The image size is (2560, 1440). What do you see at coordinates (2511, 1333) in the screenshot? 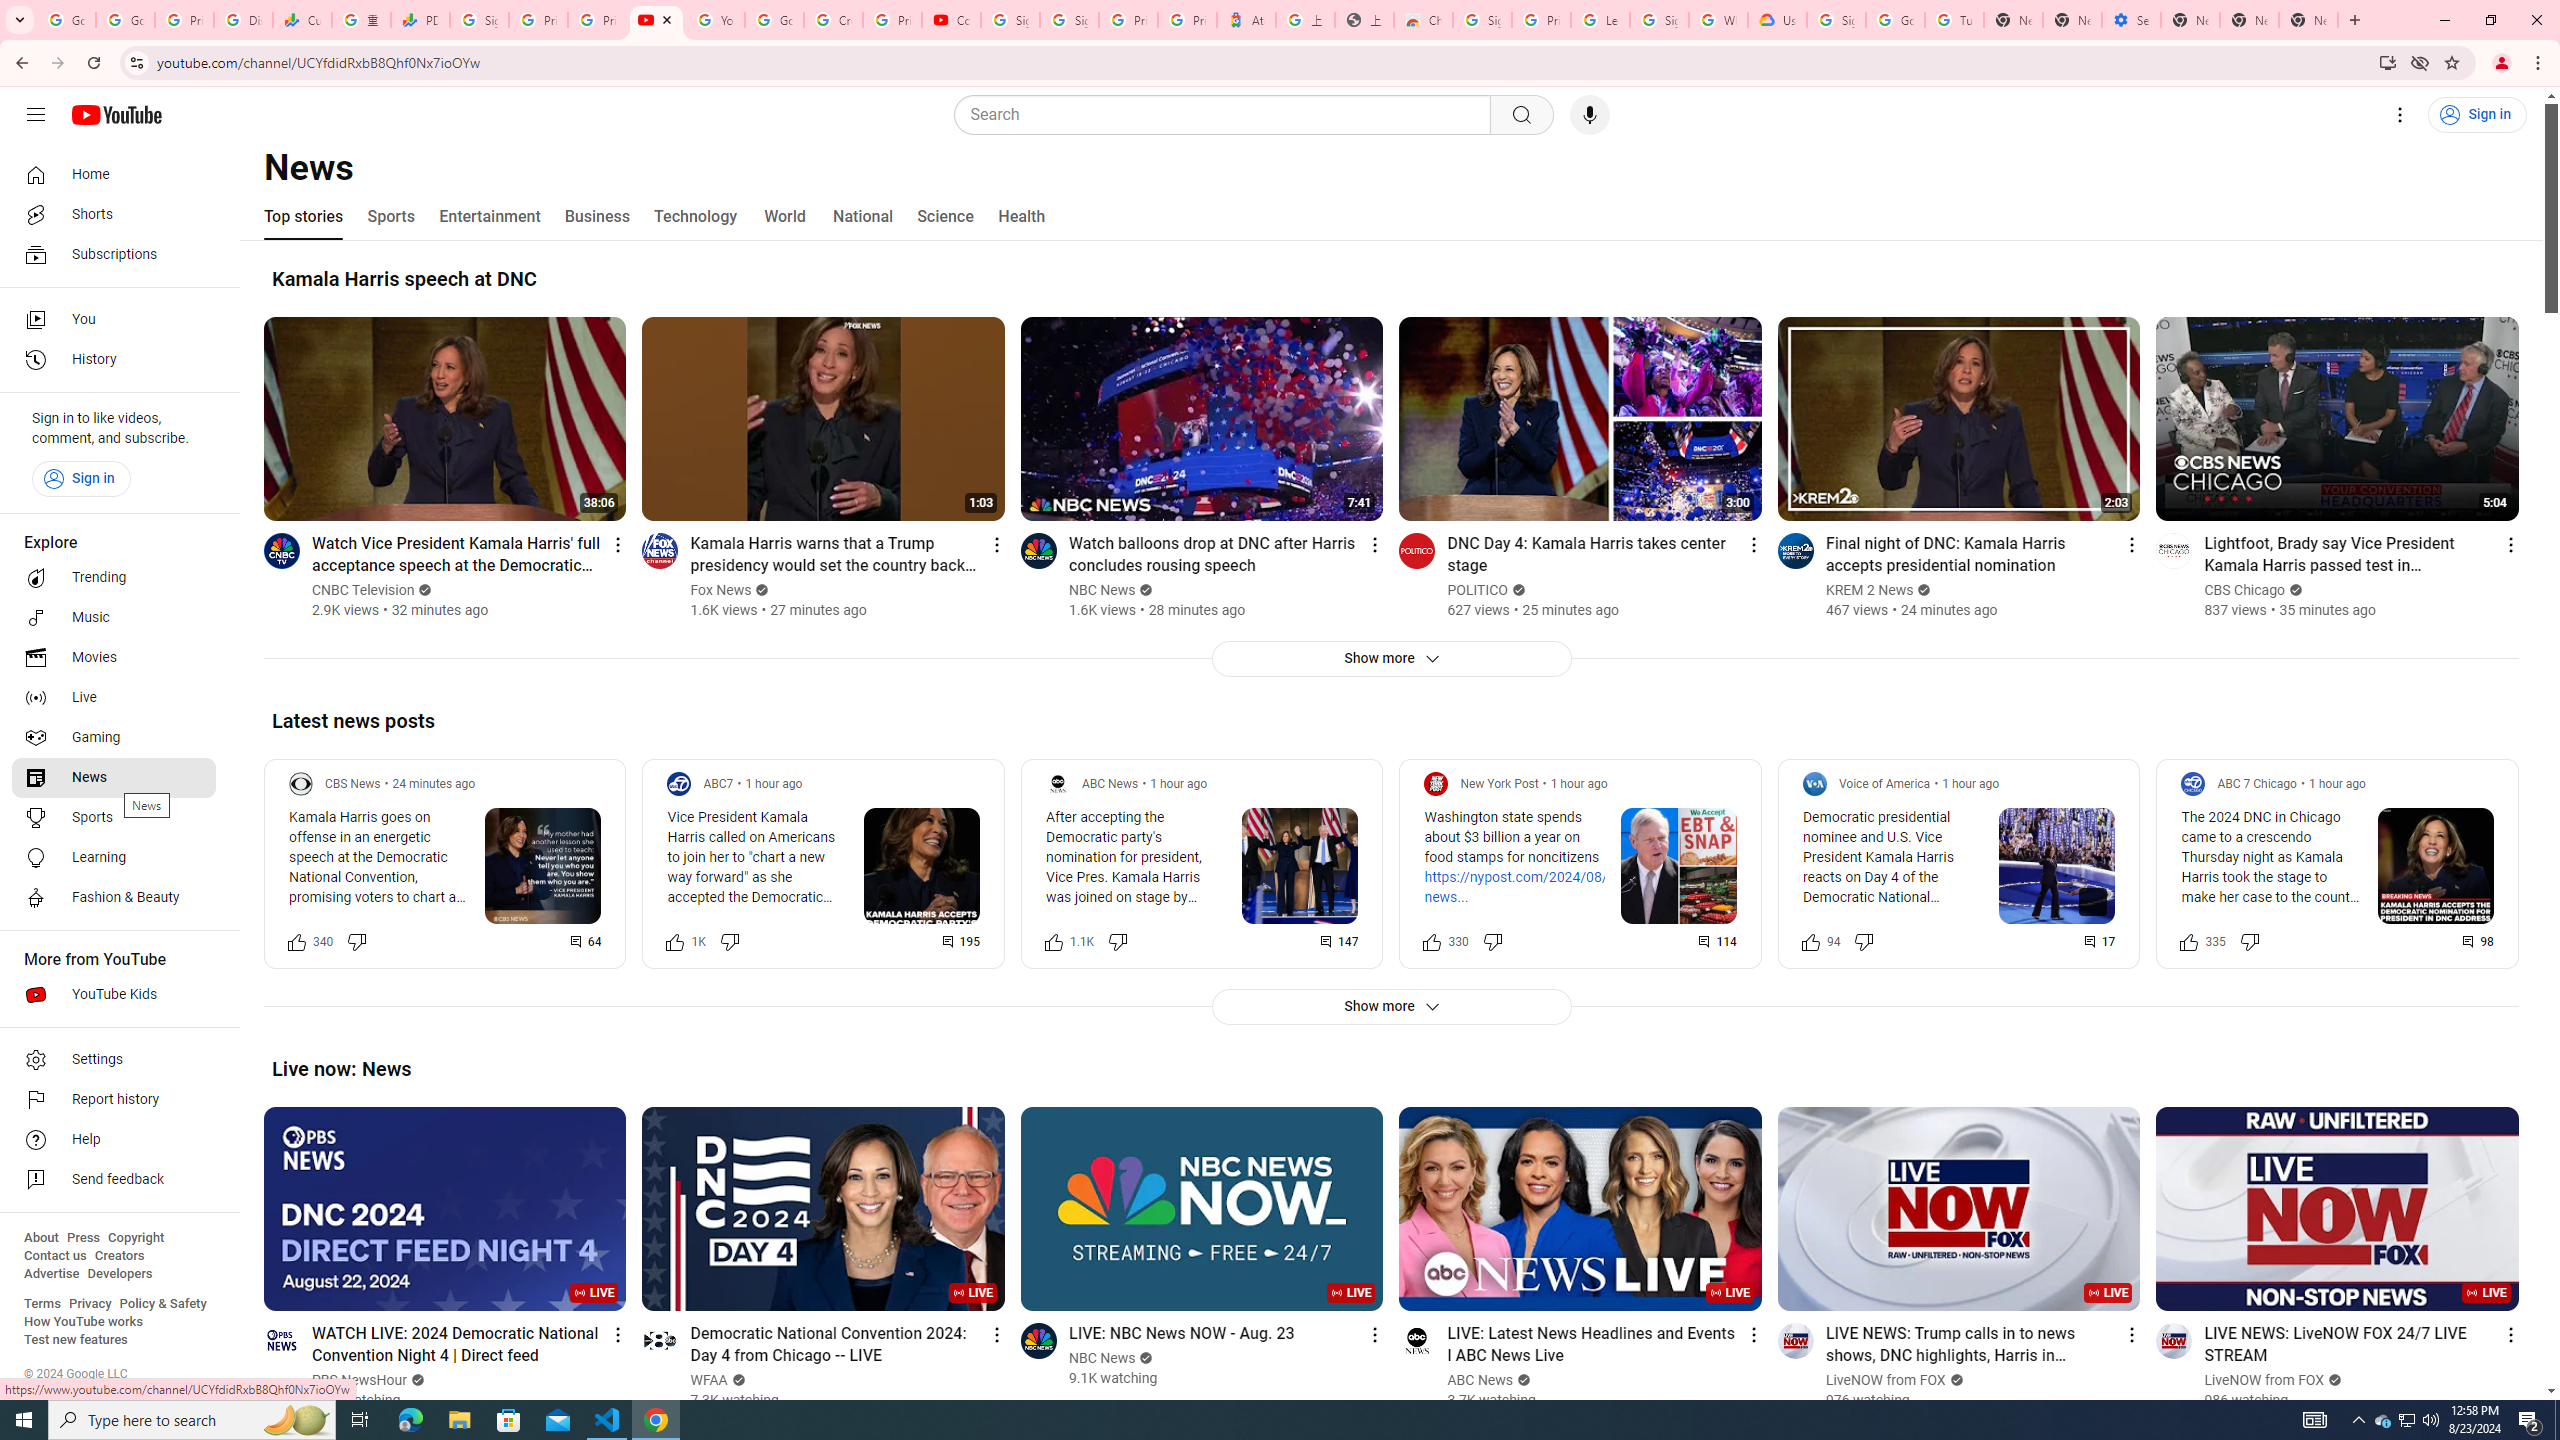
I see `'Action menu'` at bounding box center [2511, 1333].